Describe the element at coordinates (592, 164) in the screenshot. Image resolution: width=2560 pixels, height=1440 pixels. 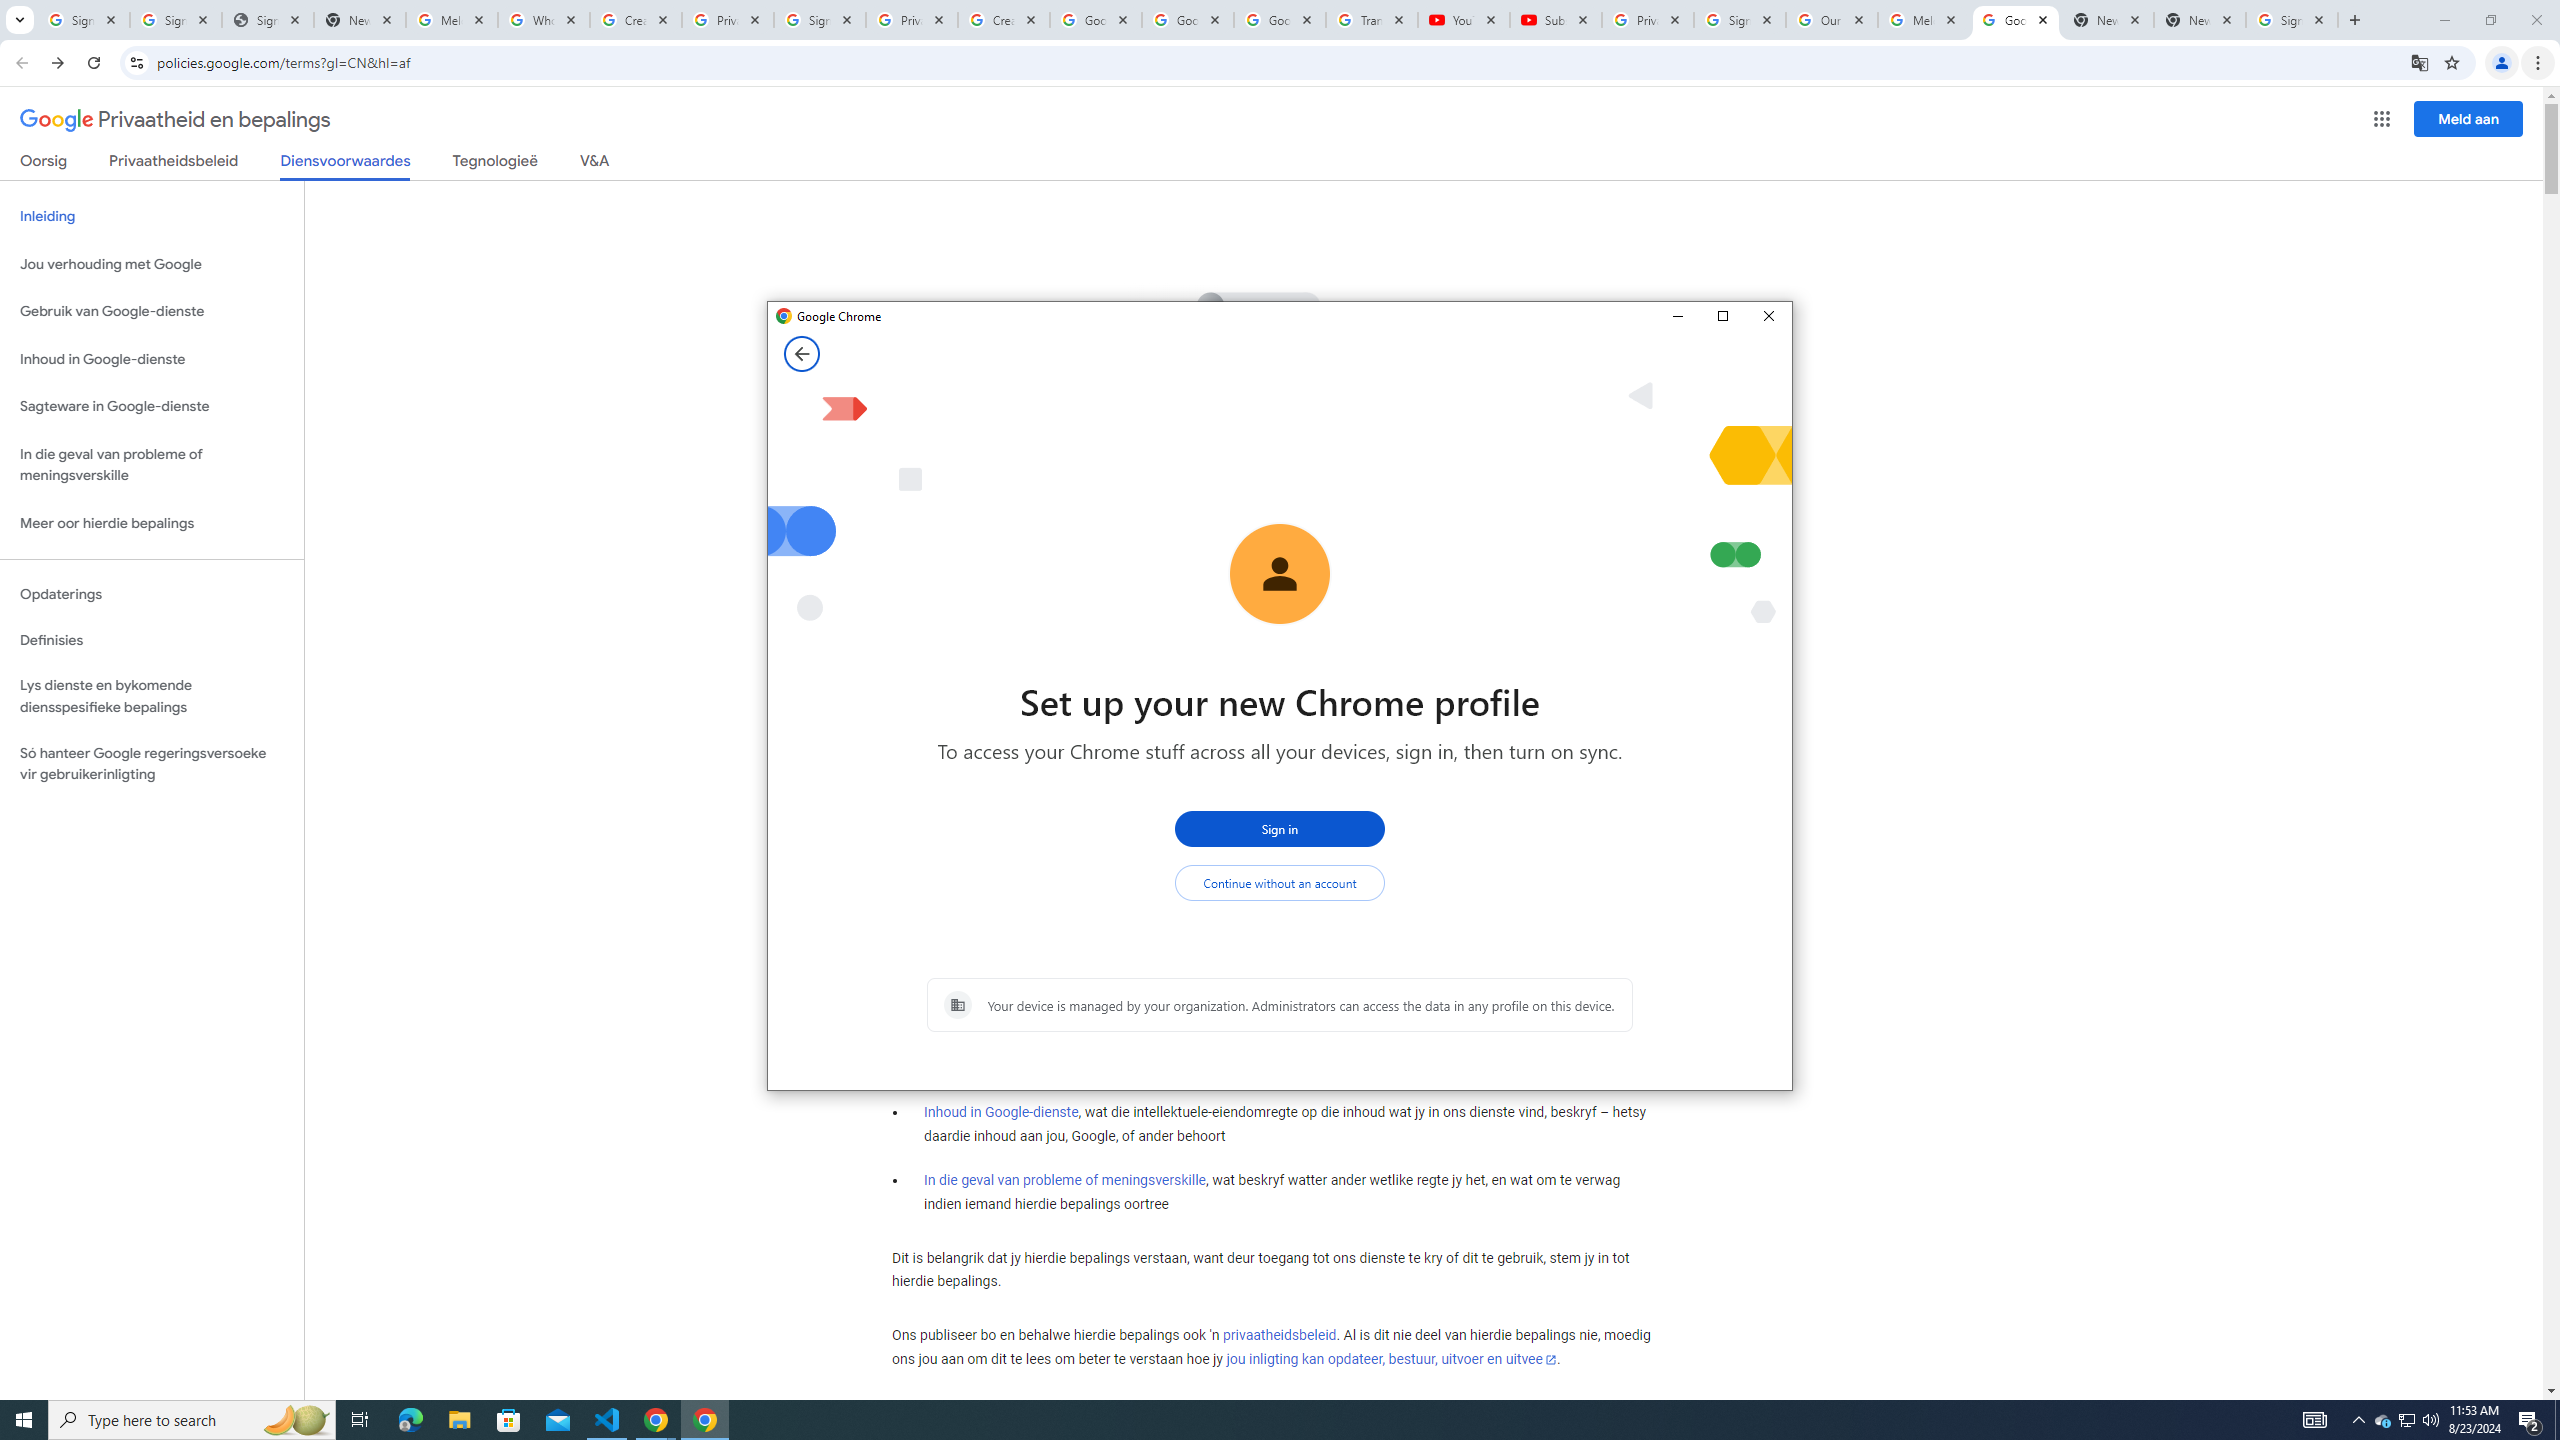
I see `'V&A'` at that location.